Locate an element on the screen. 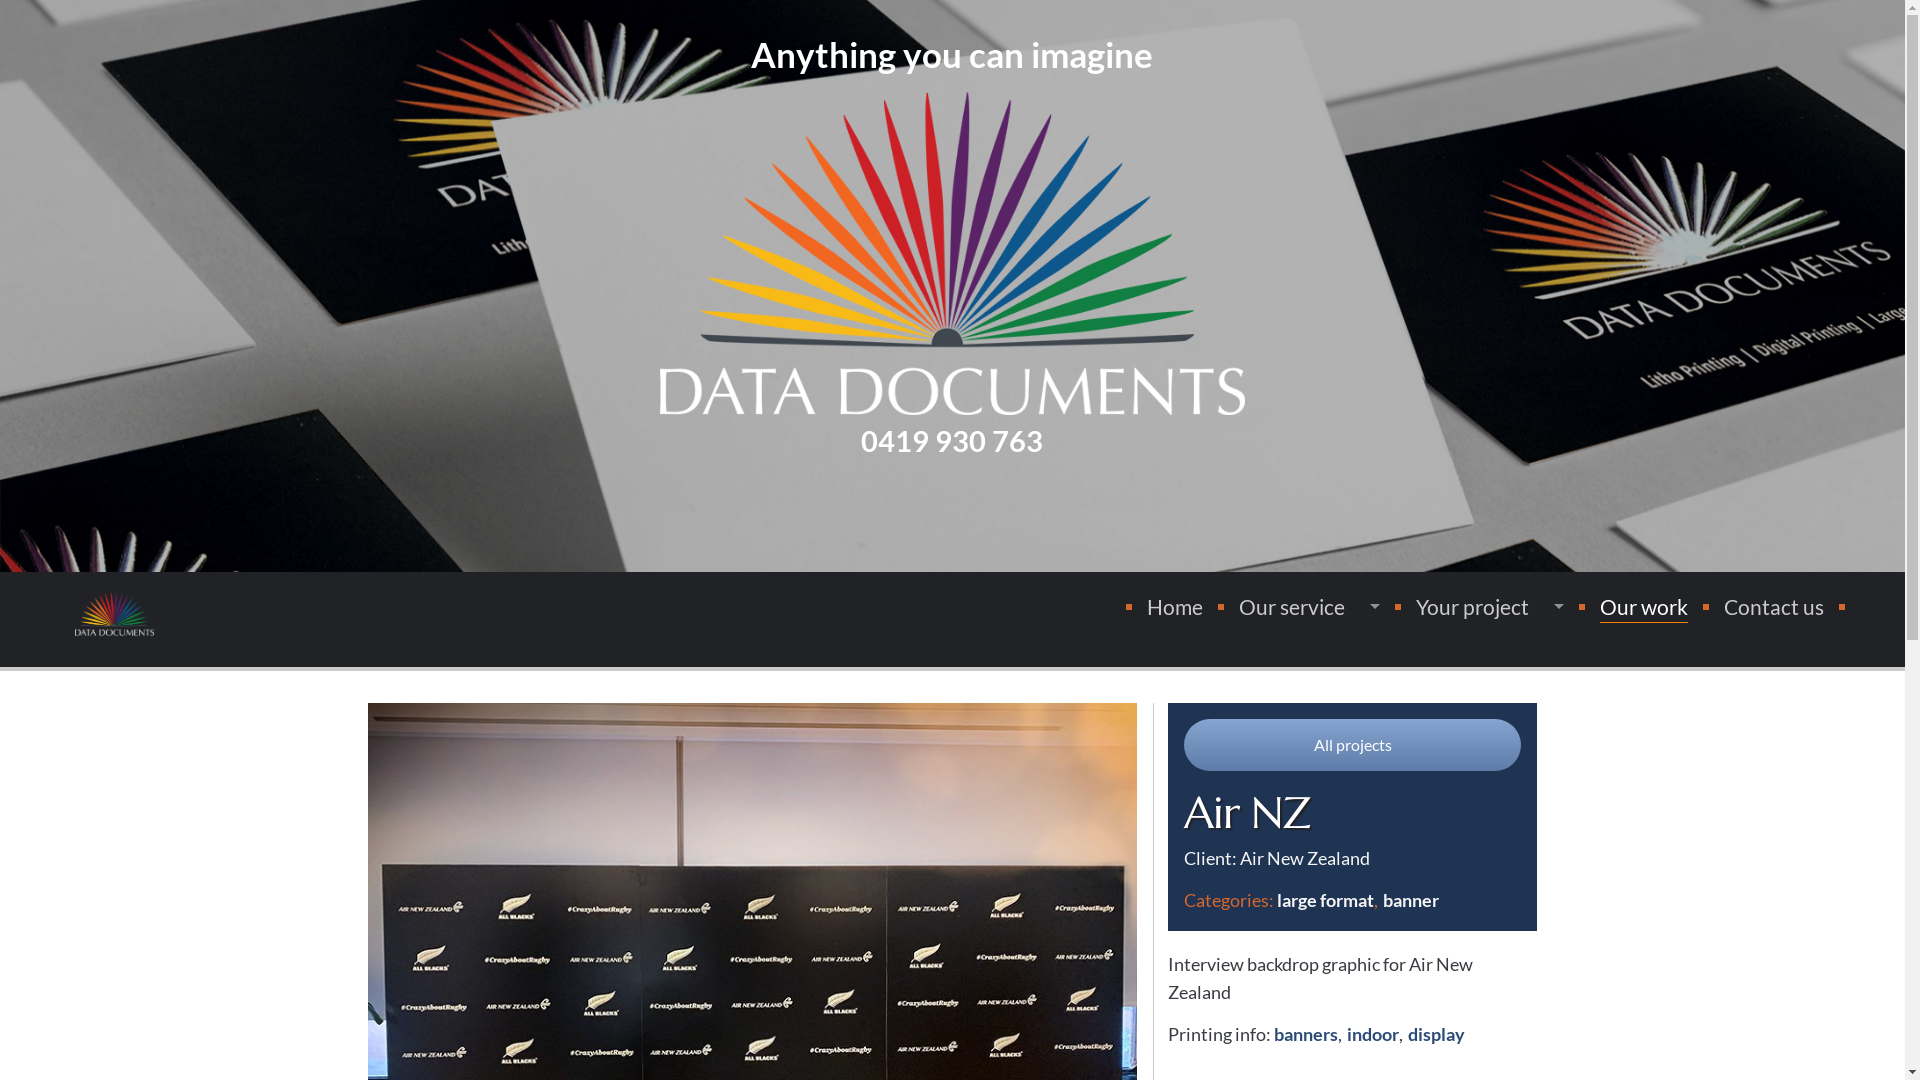 This screenshot has width=1920, height=1080. 'Contact us' is located at coordinates (1774, 605).